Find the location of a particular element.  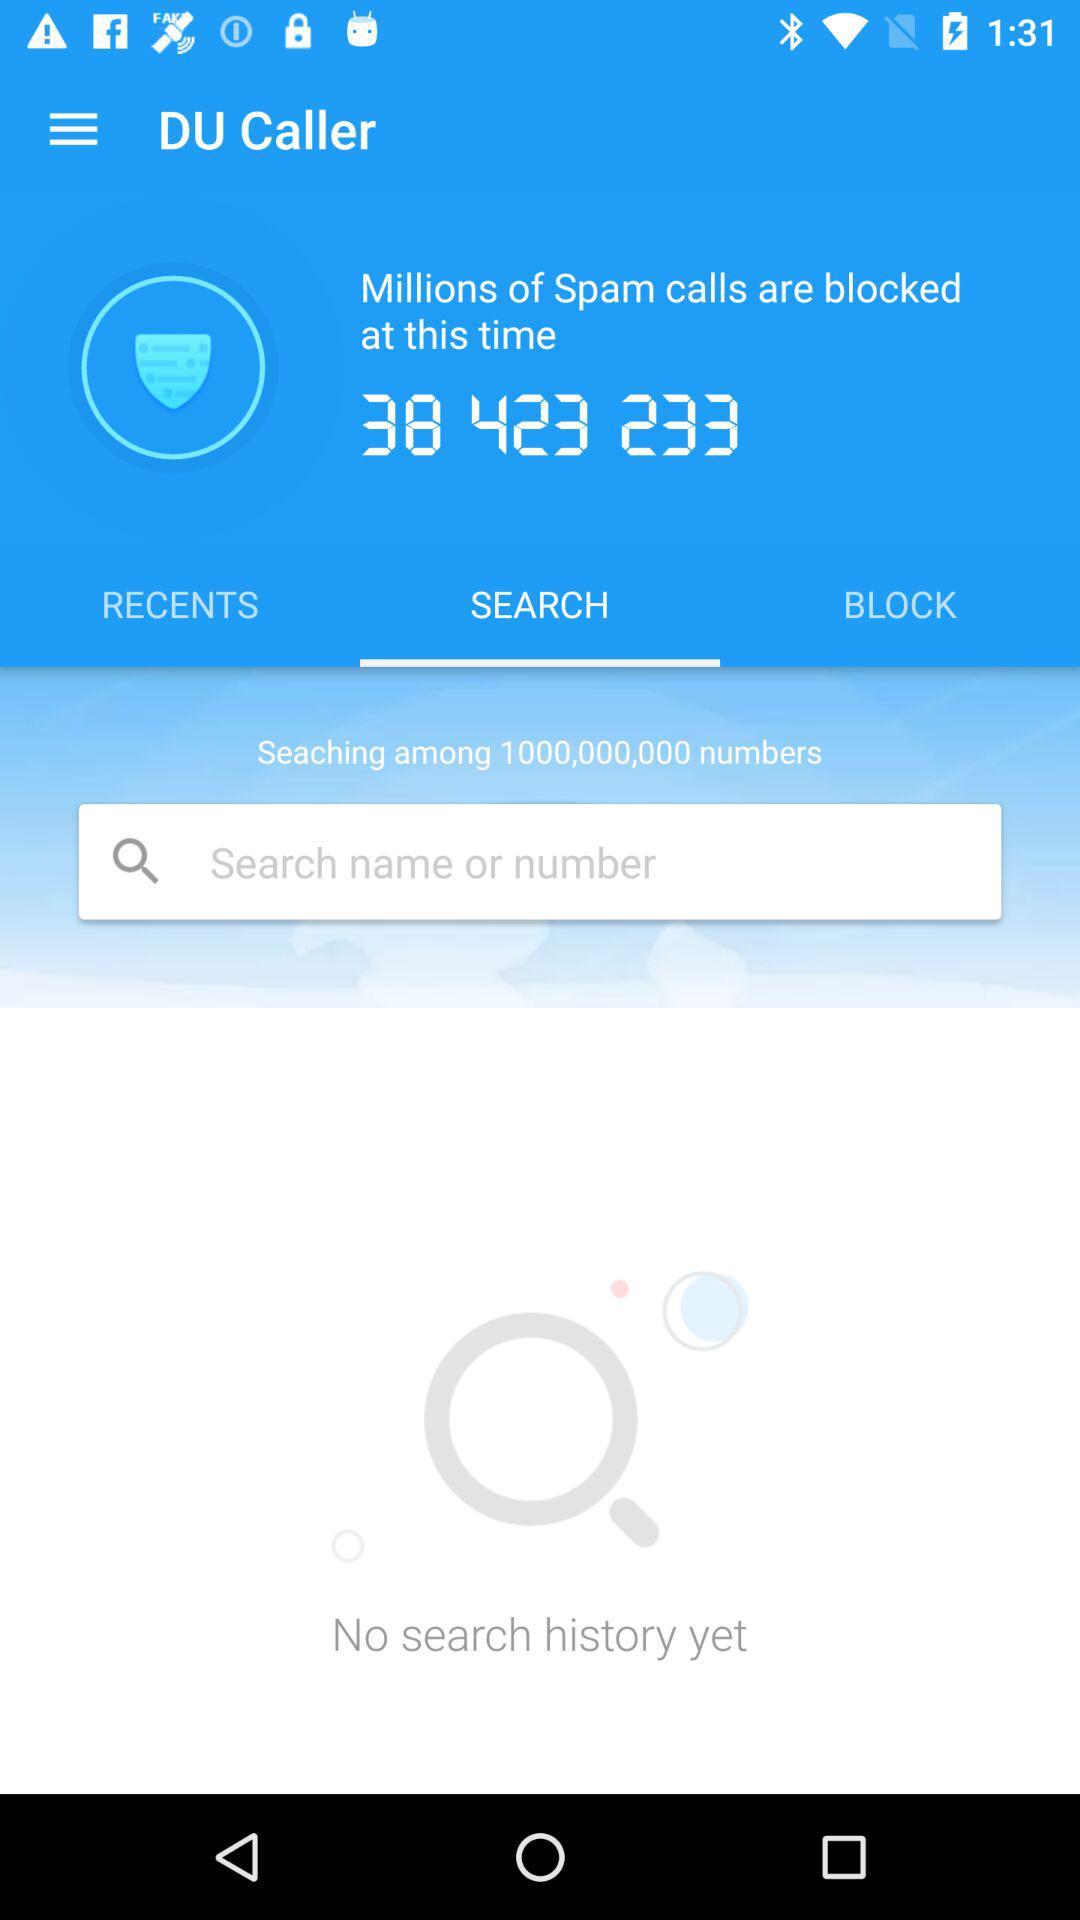

item to the left of search is located at coordinates (180, 602).